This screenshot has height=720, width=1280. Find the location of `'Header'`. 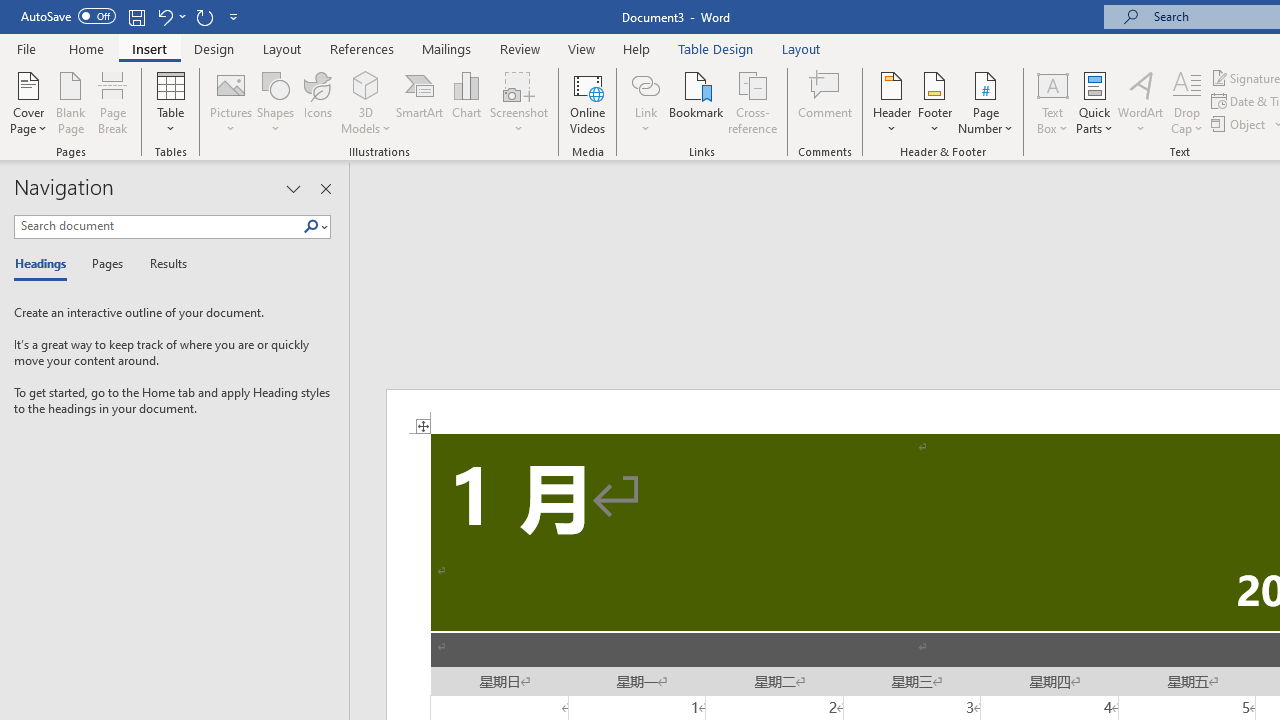

'Header' is located at coordinates (891, 103).